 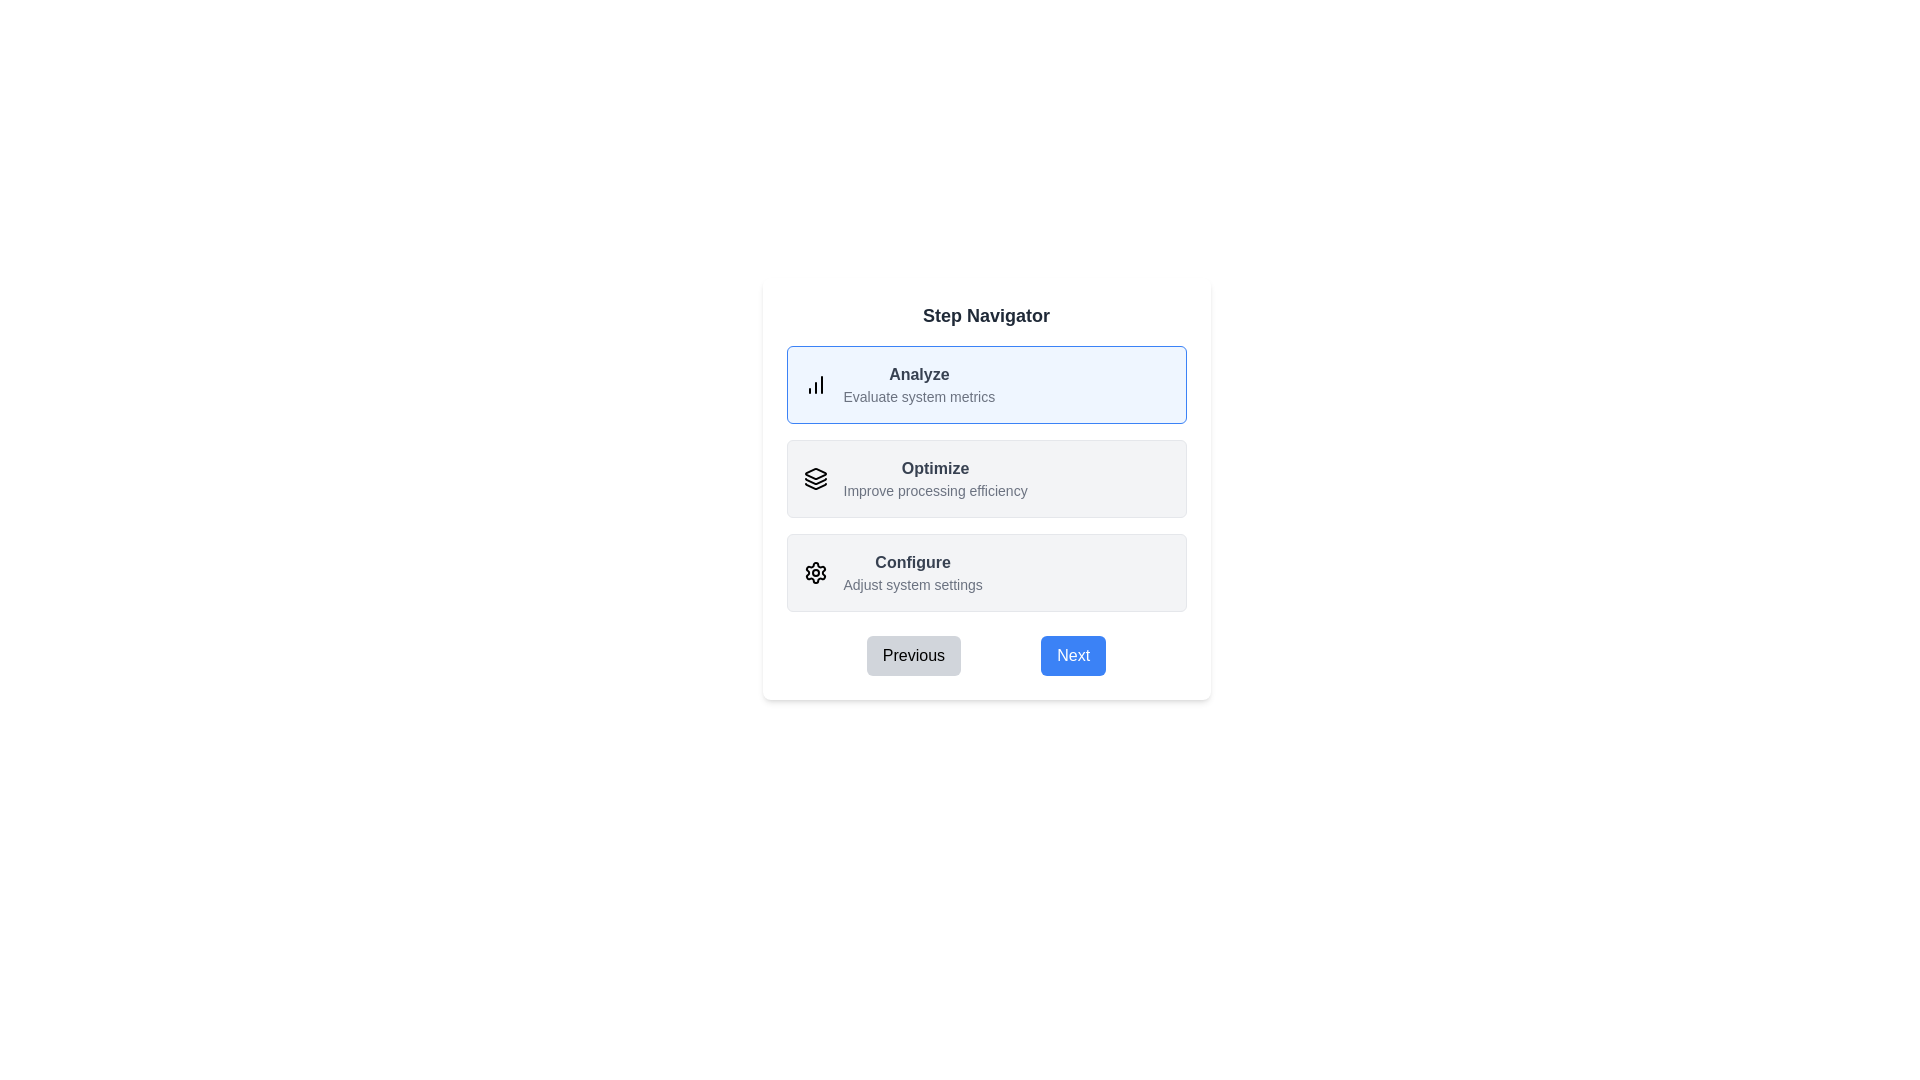 I want to click on the text label that reads 'Evaluate system metrics', which is styled in light gray and is located directly below the bold header 'Analyze' within the 'Step Navigator' card, so click(x=918, y=397).